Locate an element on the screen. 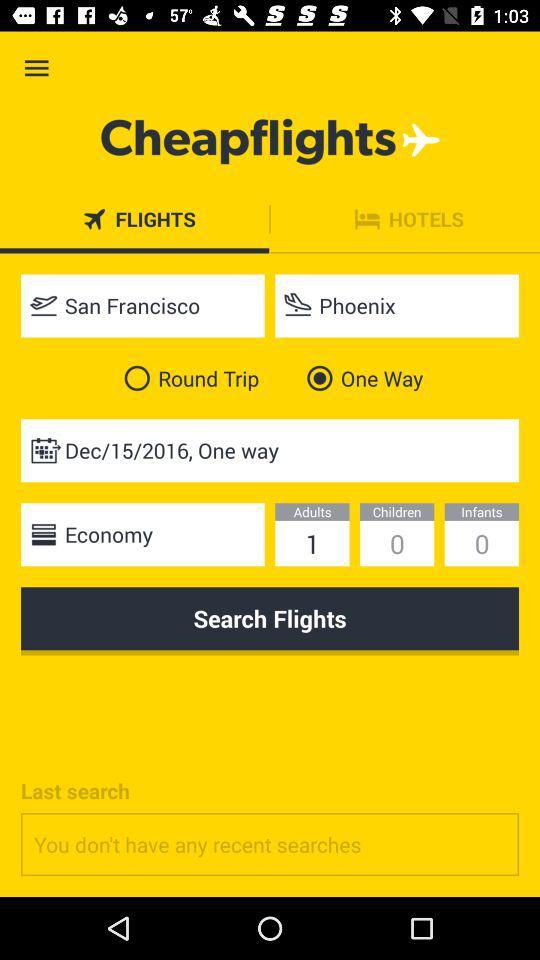  icon to the left of the phoenix is located at coordinates (141, 305).